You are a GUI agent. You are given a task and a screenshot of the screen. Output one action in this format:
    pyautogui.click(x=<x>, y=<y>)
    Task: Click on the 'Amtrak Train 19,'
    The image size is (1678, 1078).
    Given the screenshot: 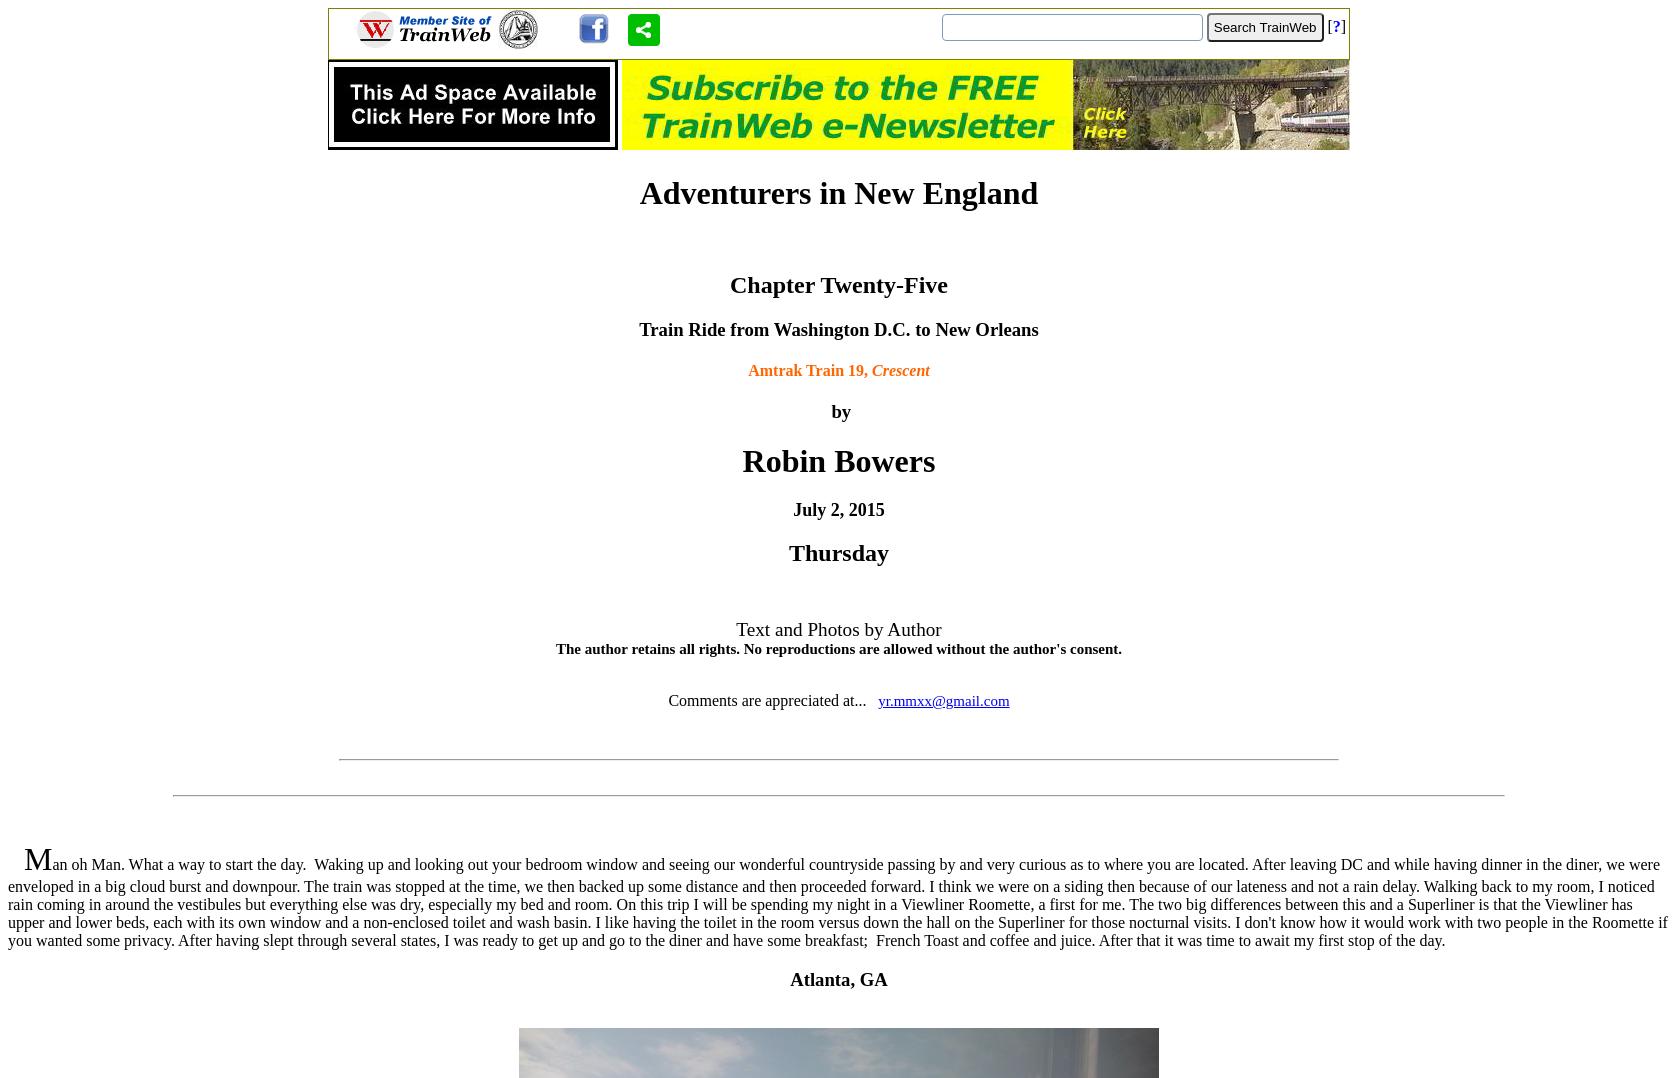 What is the action you would take?
    pyautogui.click(x=808, y=369)
    